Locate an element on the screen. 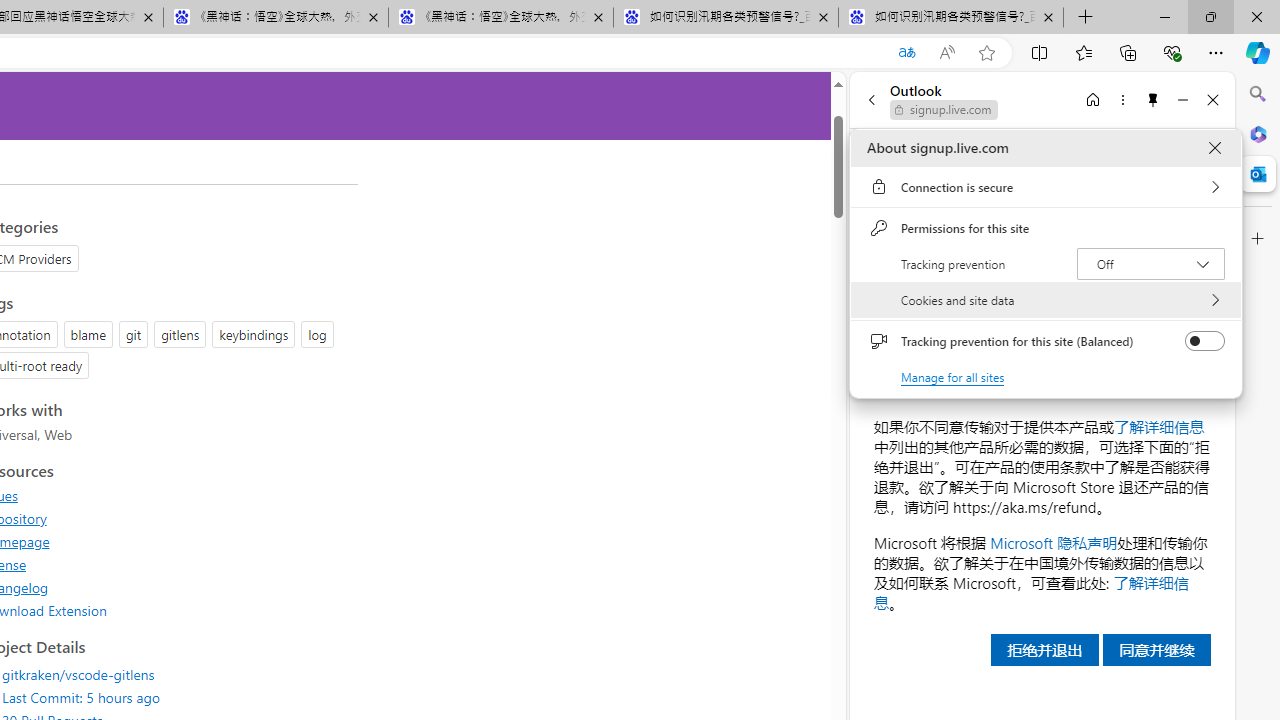 Image resolution: width=1280 pixels, height=720 pixels. 'Connection is secure' is located at coordinates (1045, 187).